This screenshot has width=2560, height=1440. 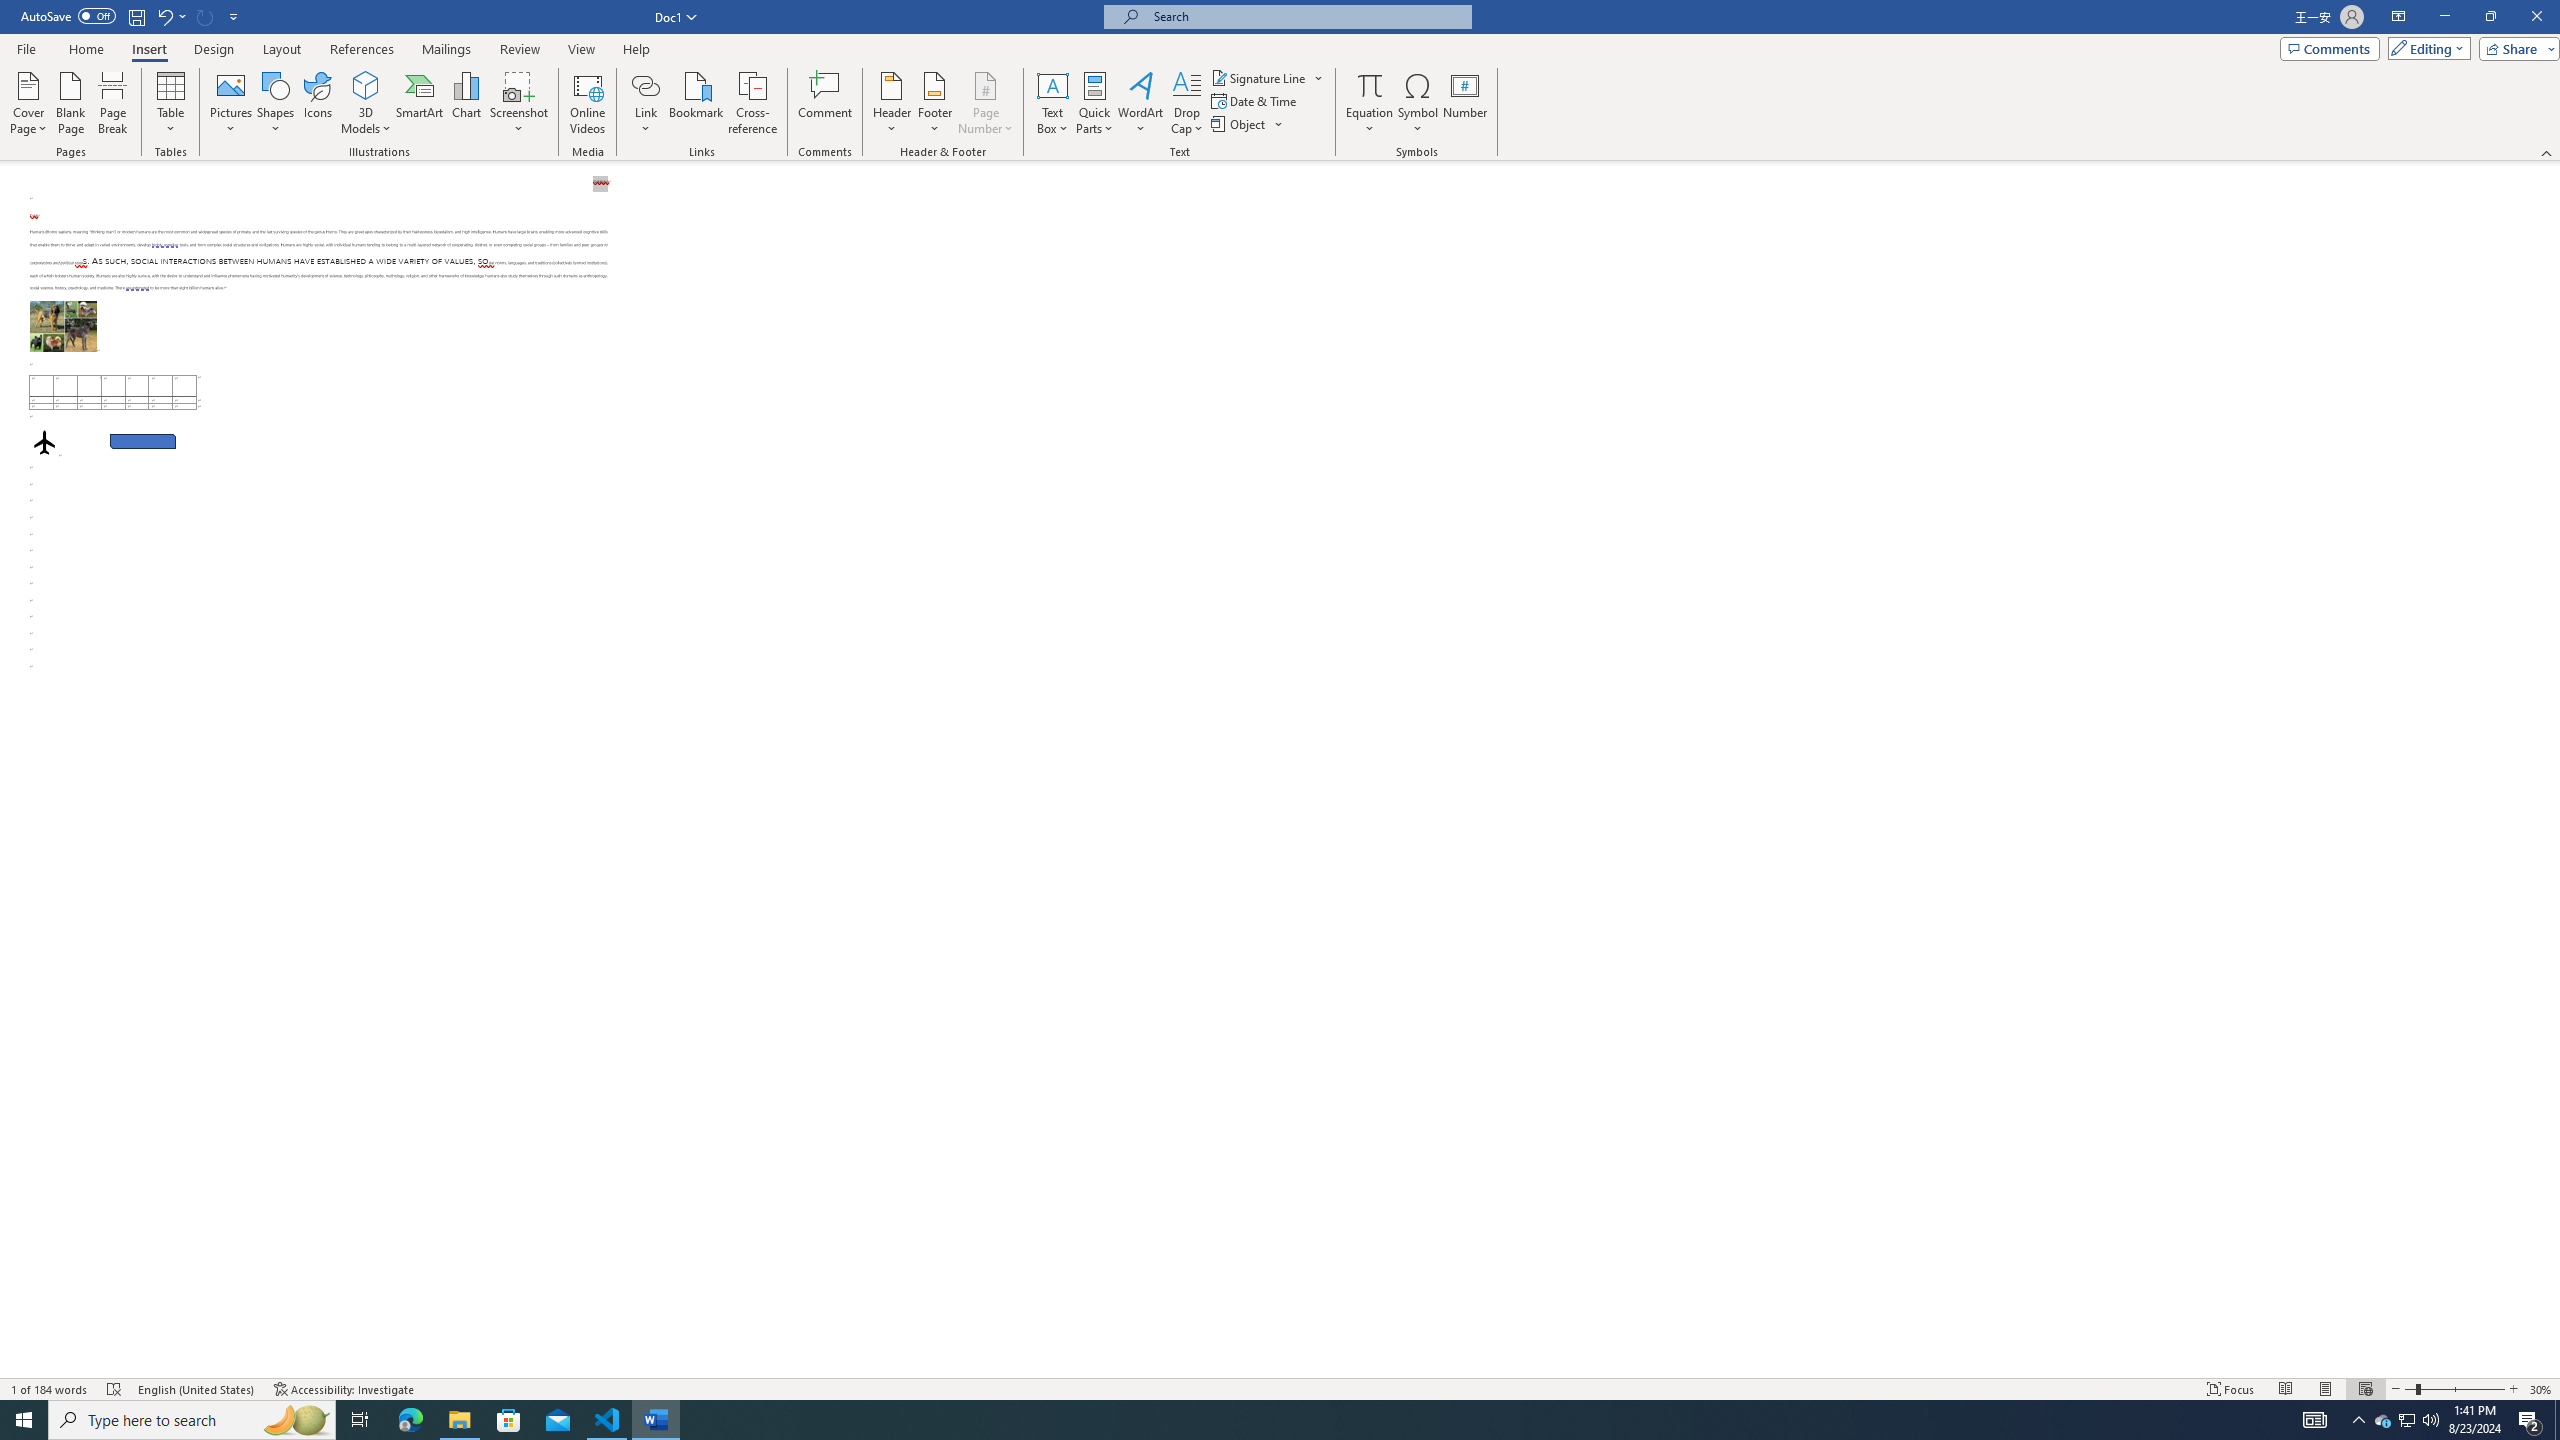 What do you see at coordinates (317, 103) in the screenshot?
I see `'Icons'` at bounding box center [317, 103].